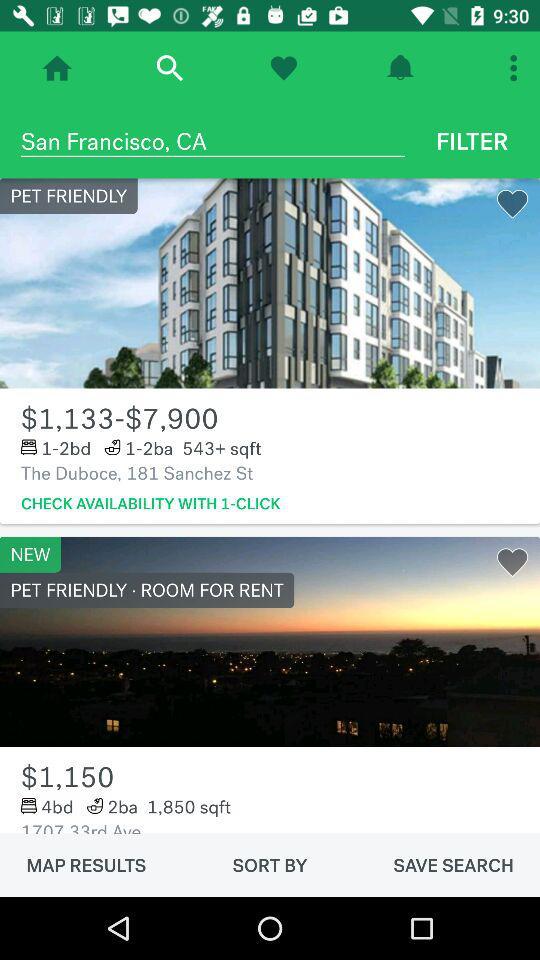 The height and width of the screenshot is (960, 540). Describe the element at coordinates (149, 503) in the screenshot. I see `item below the duboce 181 item` at that location.